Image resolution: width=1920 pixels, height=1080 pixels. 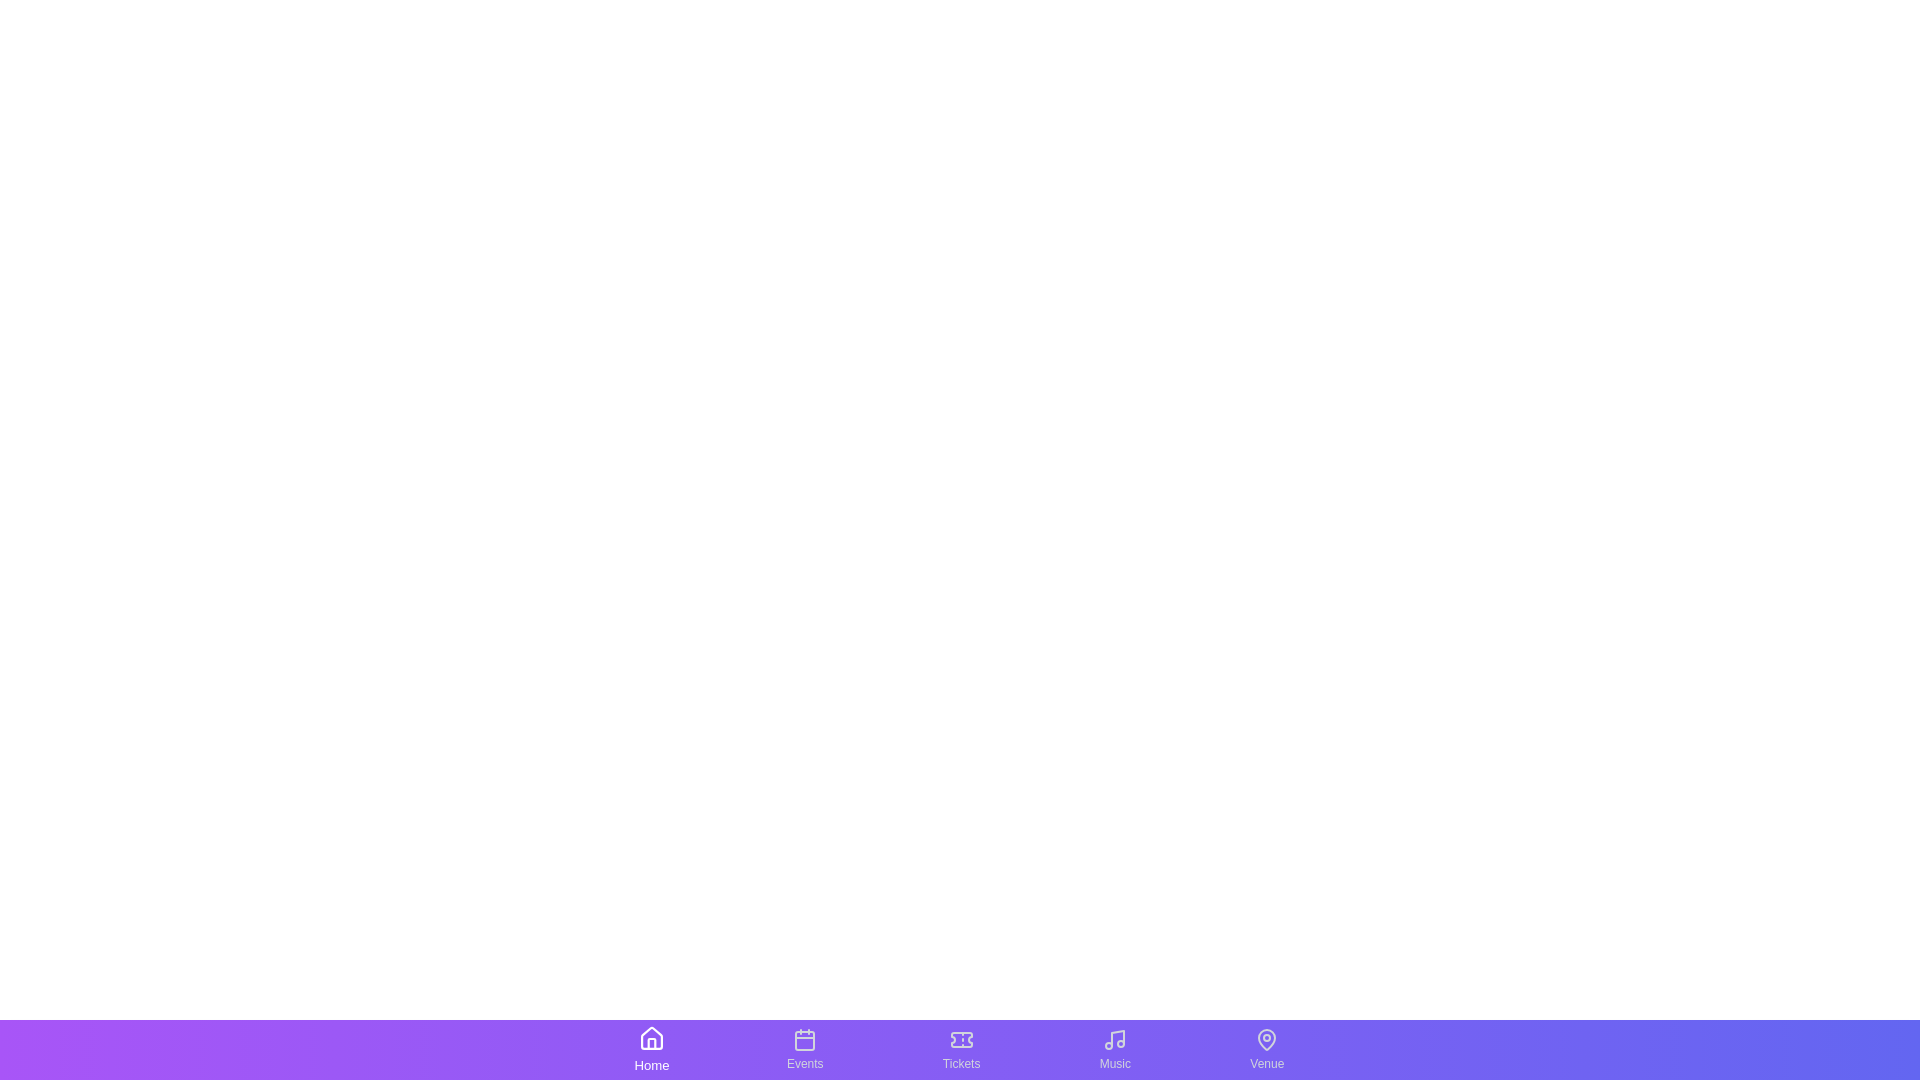 What do you see at coordinates (1114, 1048) in the screenshot?
I see `the tab labeled Music` at bounding box center [1114, 1048].